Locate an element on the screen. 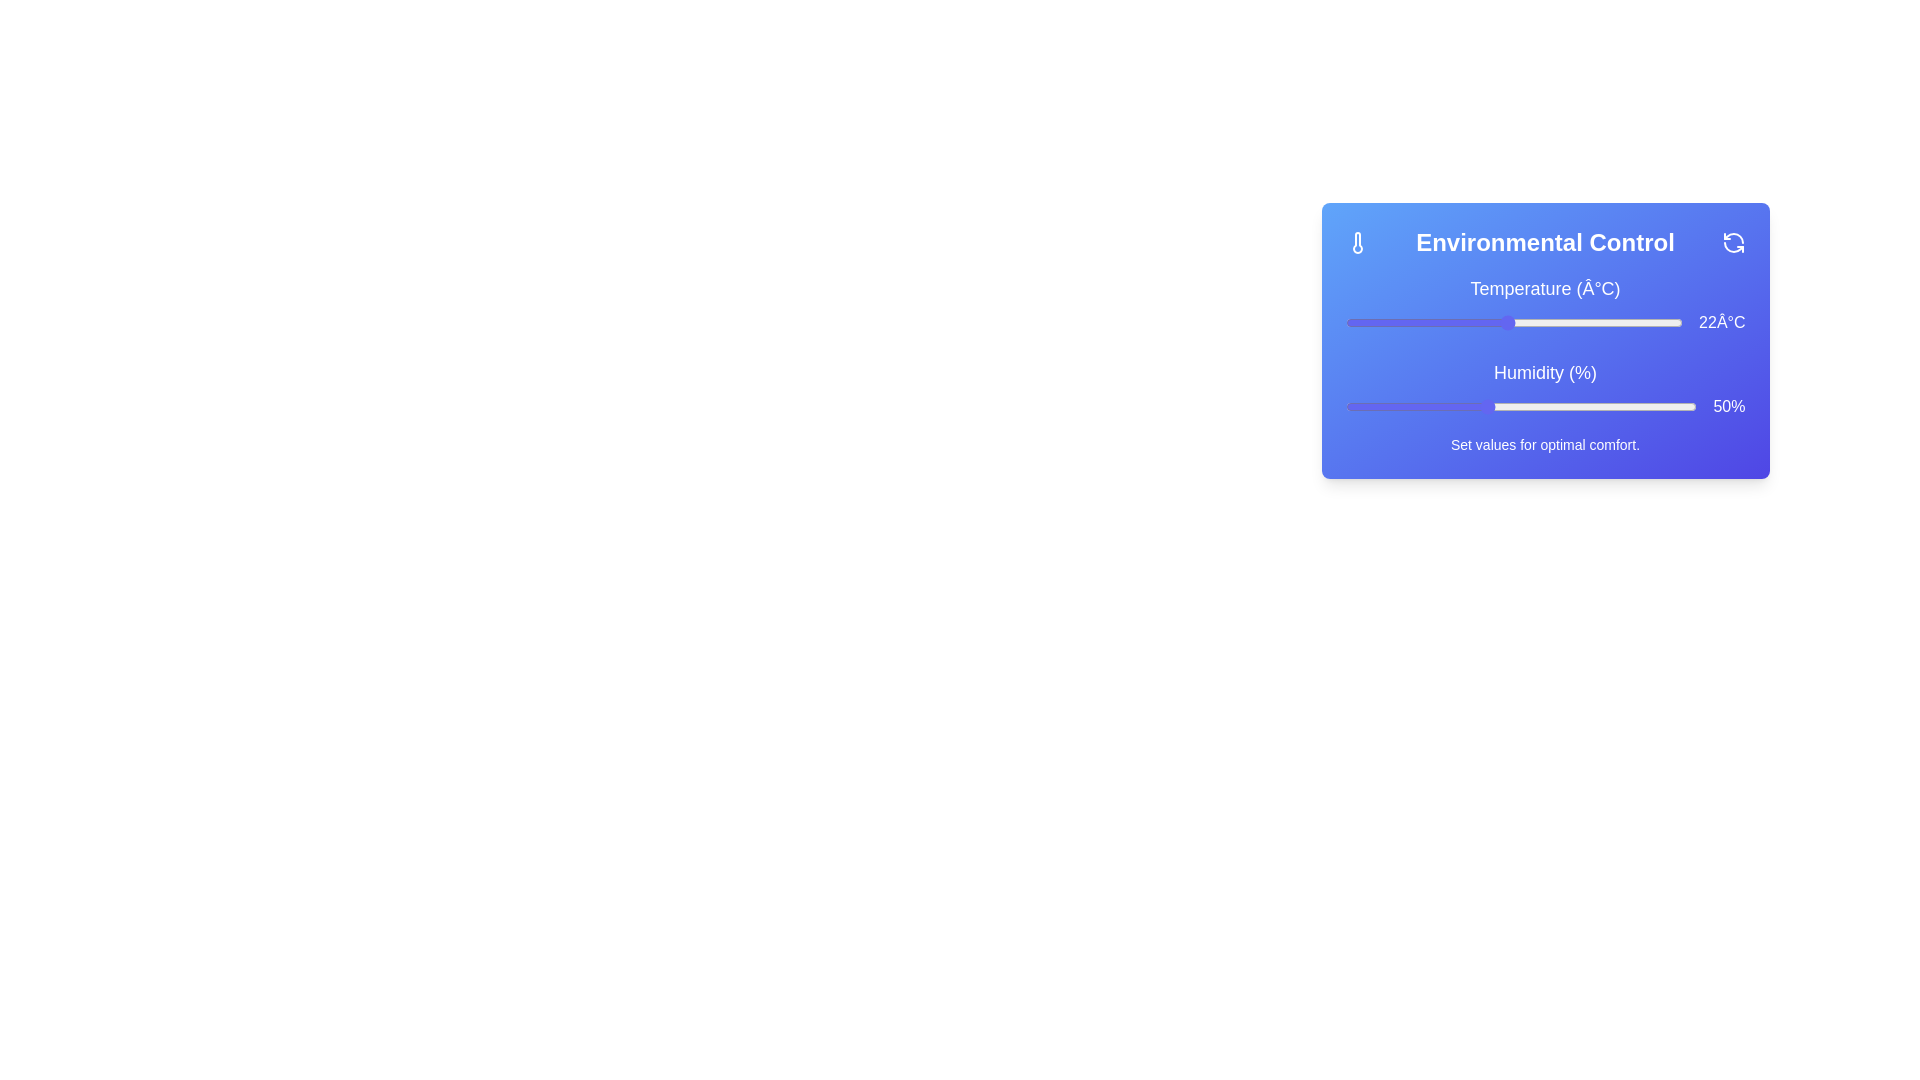 The width and height of the screenshot is (1920, 1080). the humidity slider to set the humidity to 36% is located at coordinates (1386, 406).